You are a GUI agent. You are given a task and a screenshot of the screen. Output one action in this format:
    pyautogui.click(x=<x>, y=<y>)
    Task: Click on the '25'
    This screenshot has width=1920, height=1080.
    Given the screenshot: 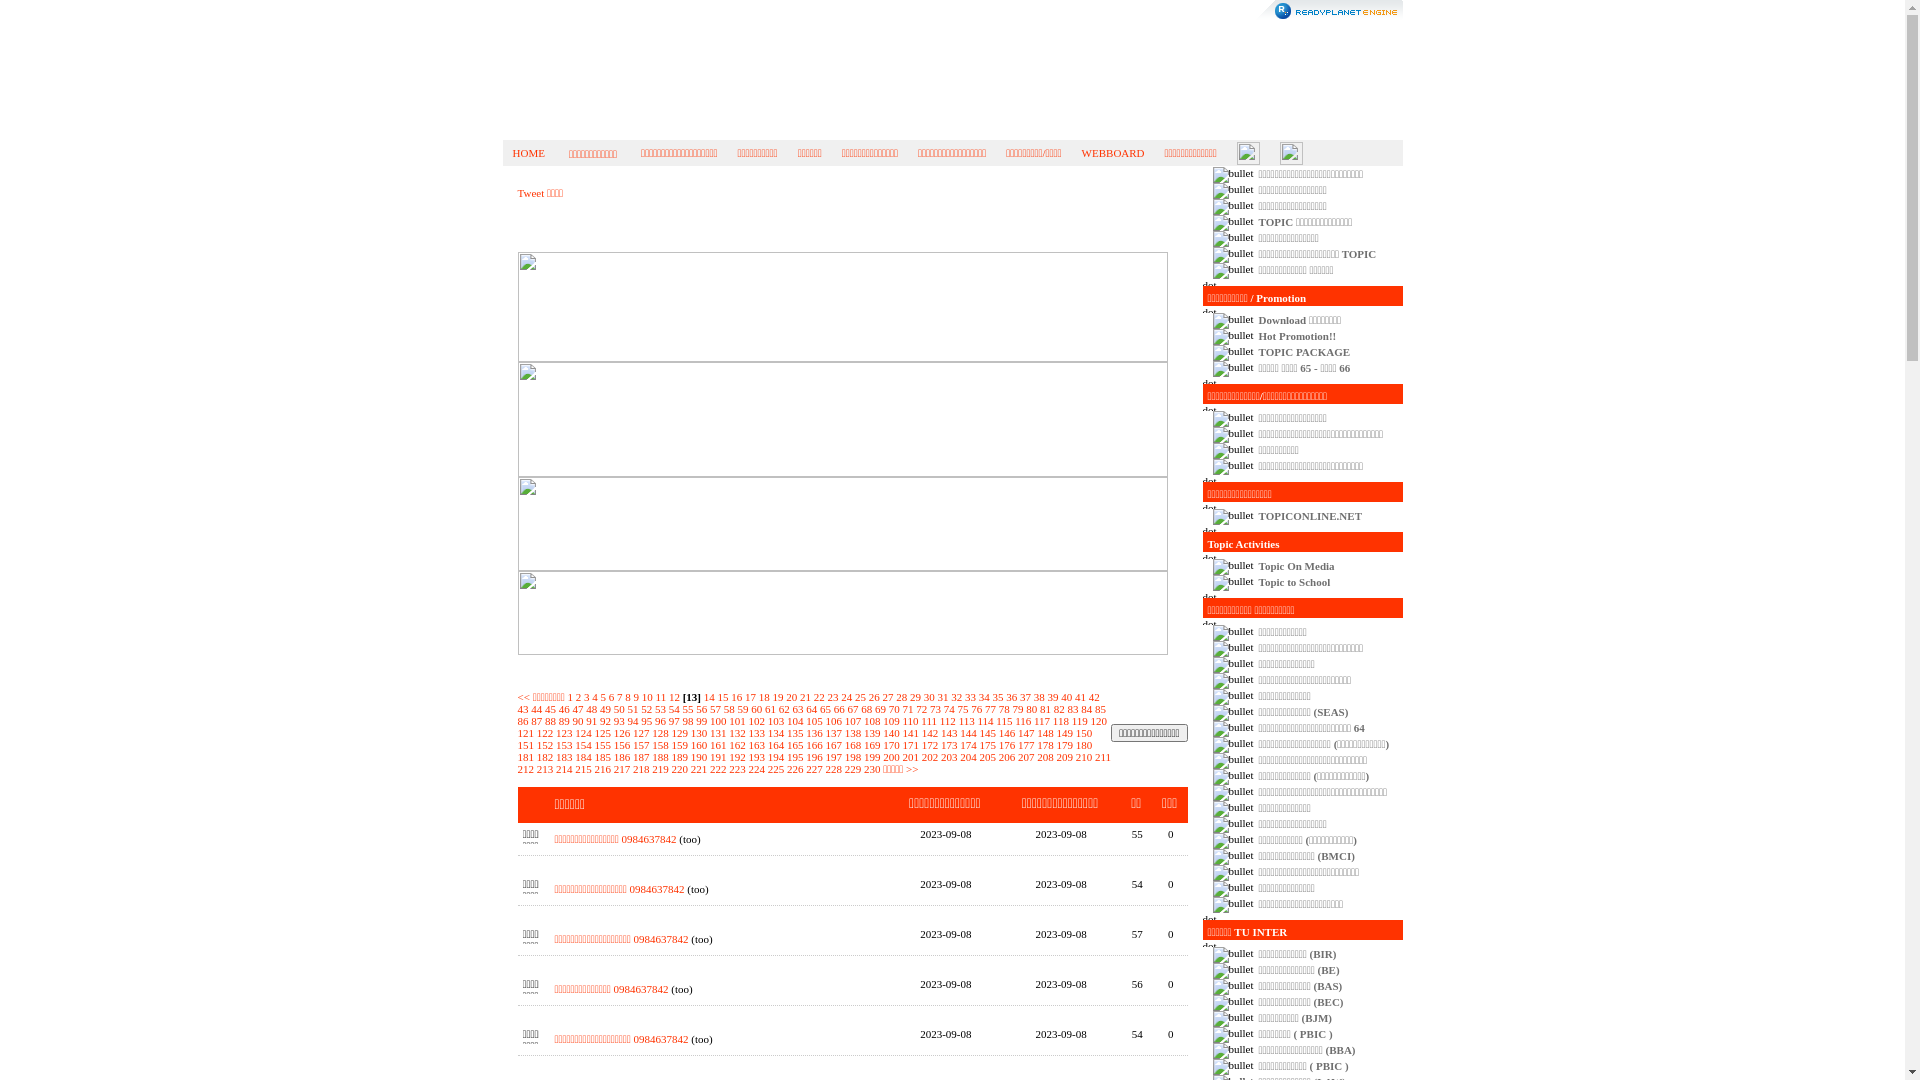 What is the action you would take?
    pyautogui.click(x=860, y=696)
    